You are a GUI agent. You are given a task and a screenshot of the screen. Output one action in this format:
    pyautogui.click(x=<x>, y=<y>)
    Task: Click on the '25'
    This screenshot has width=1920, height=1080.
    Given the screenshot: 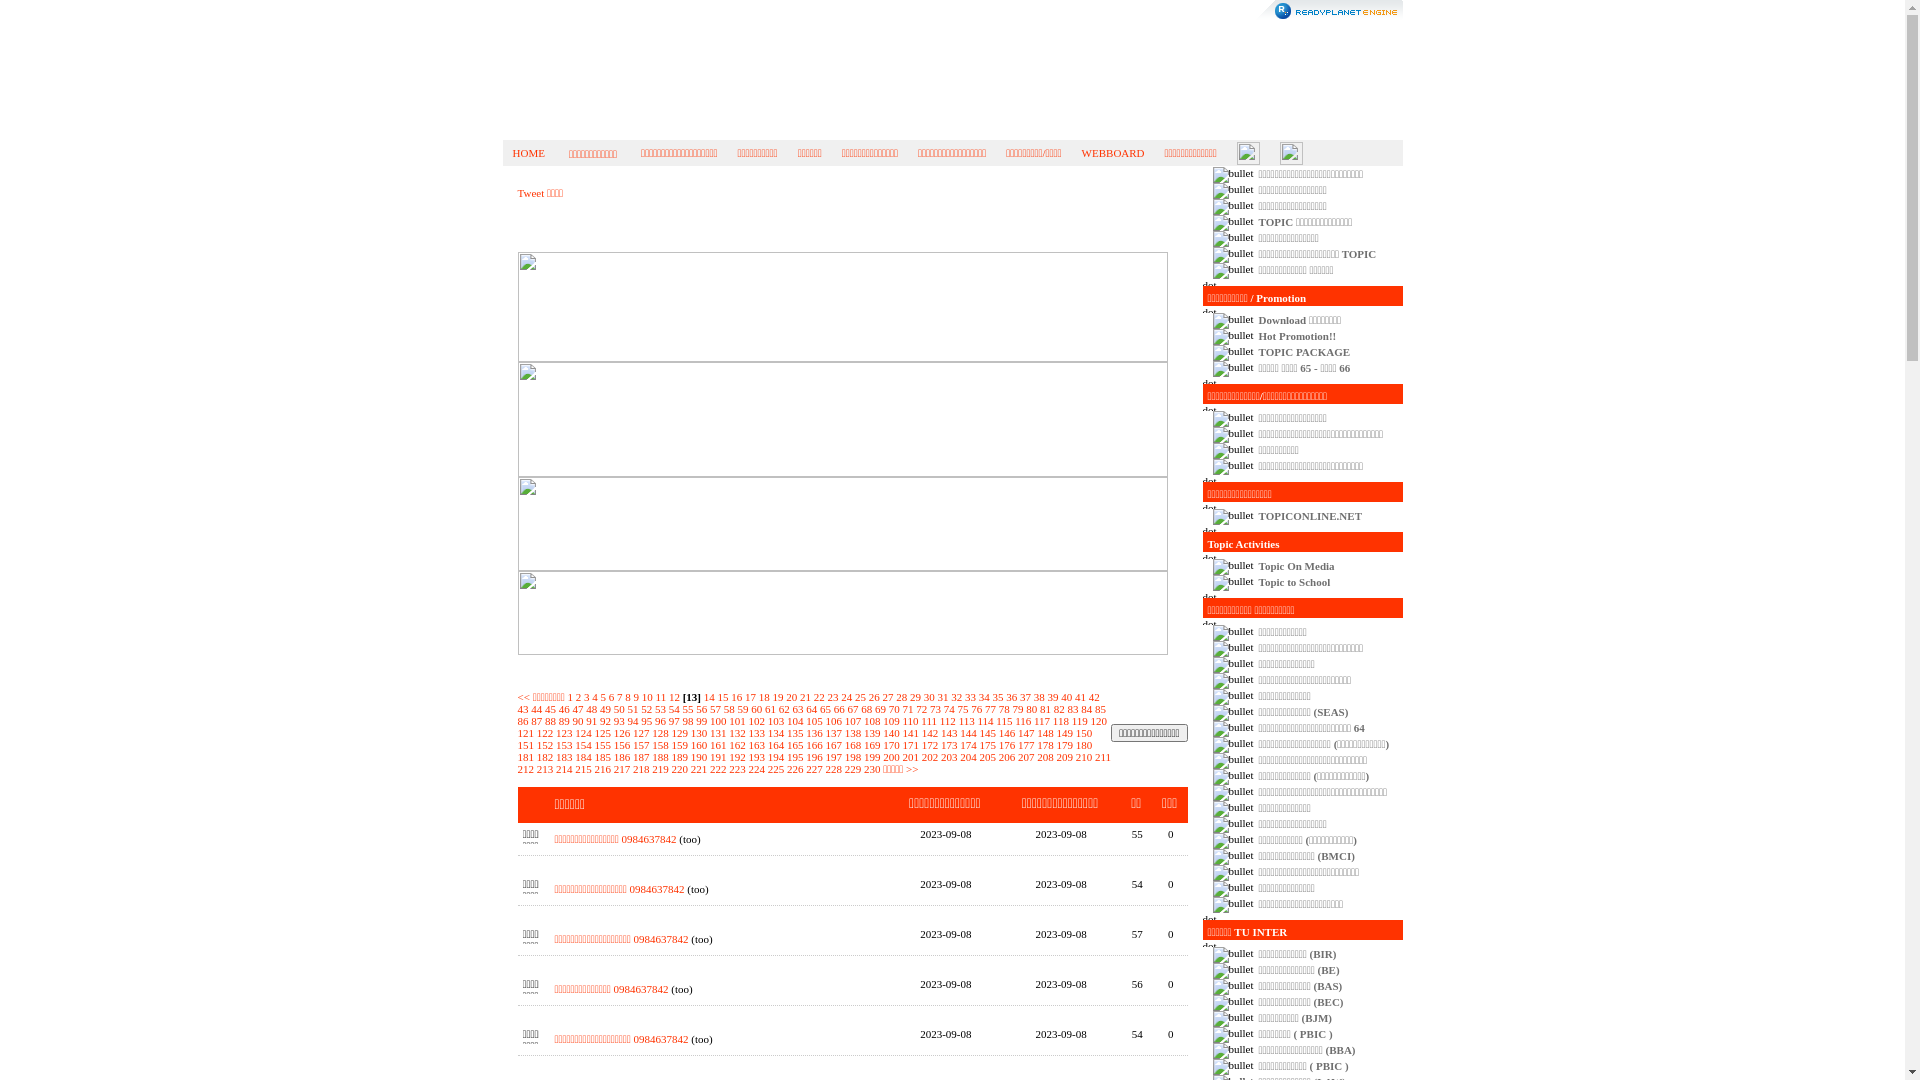 What is the action you would take?
    pyautogui.click(x=860, y=696)
    